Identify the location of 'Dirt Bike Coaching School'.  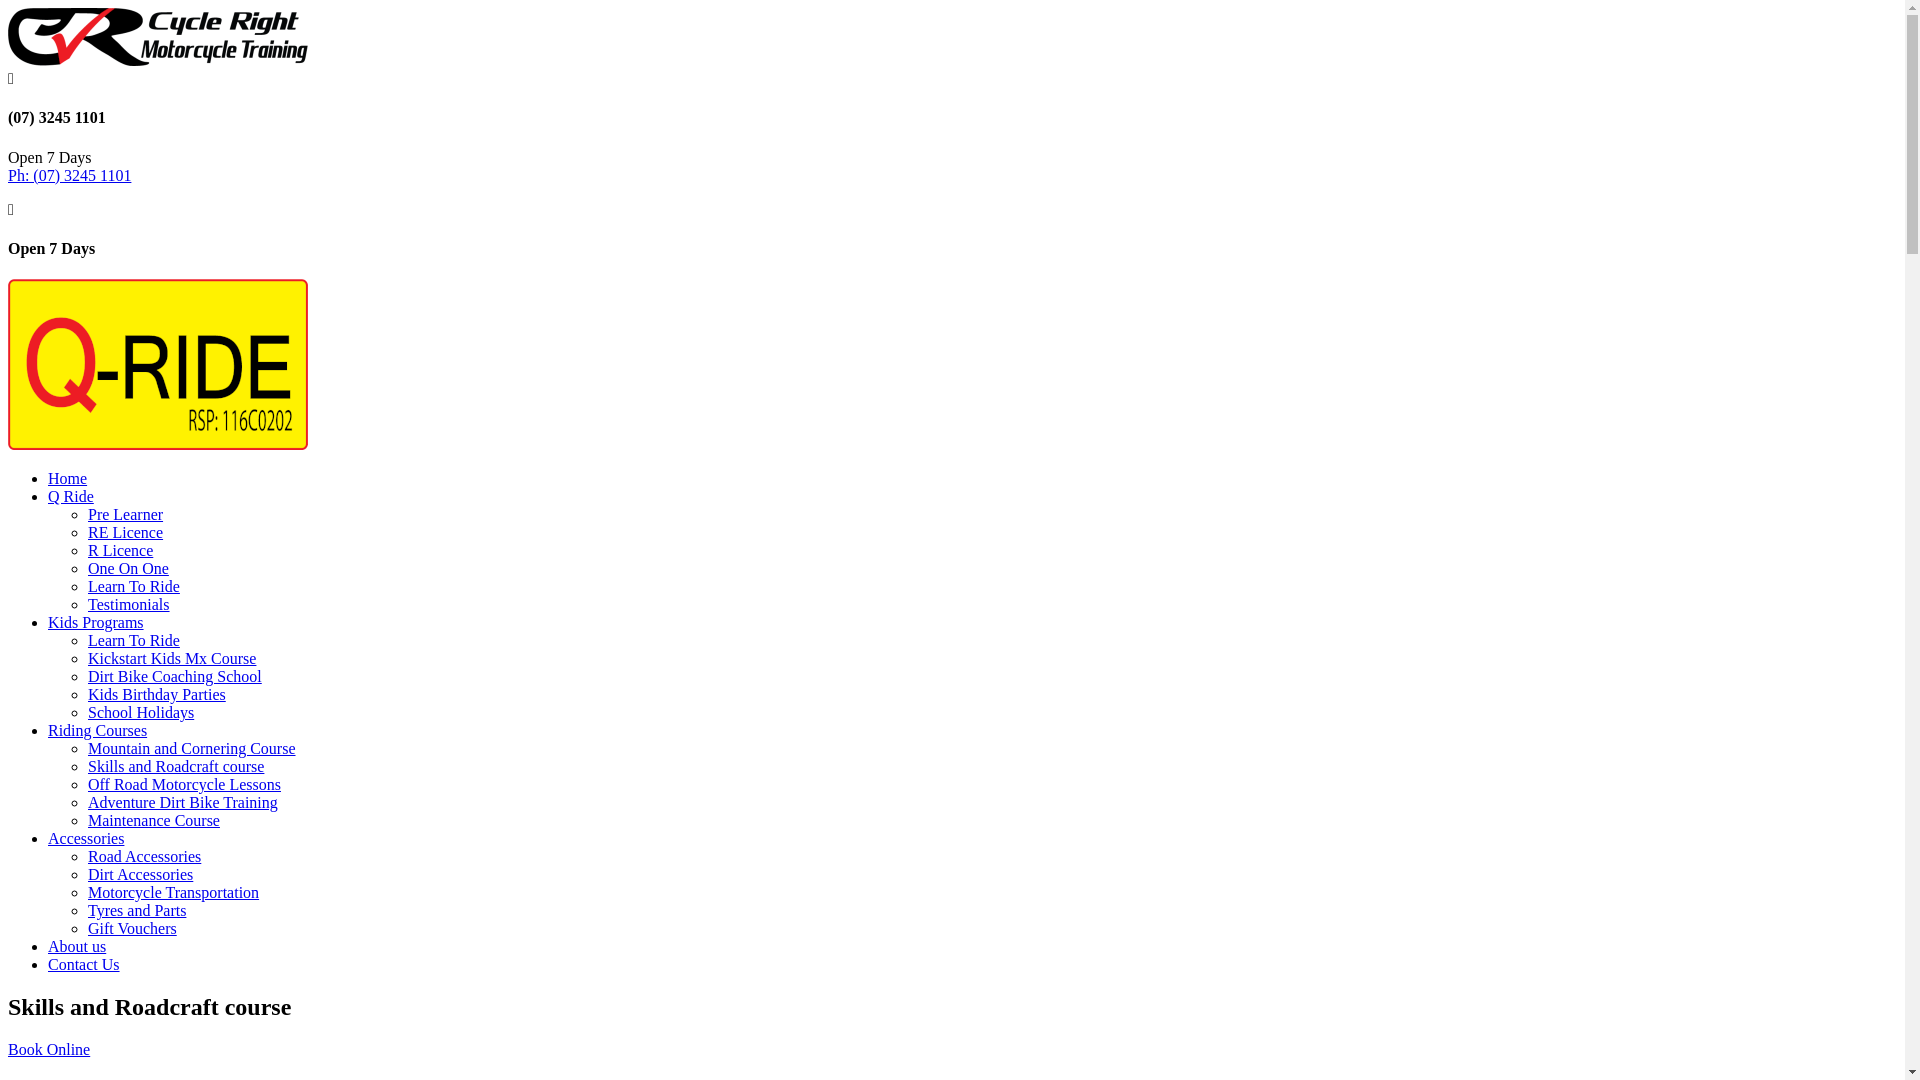
(174, 675).